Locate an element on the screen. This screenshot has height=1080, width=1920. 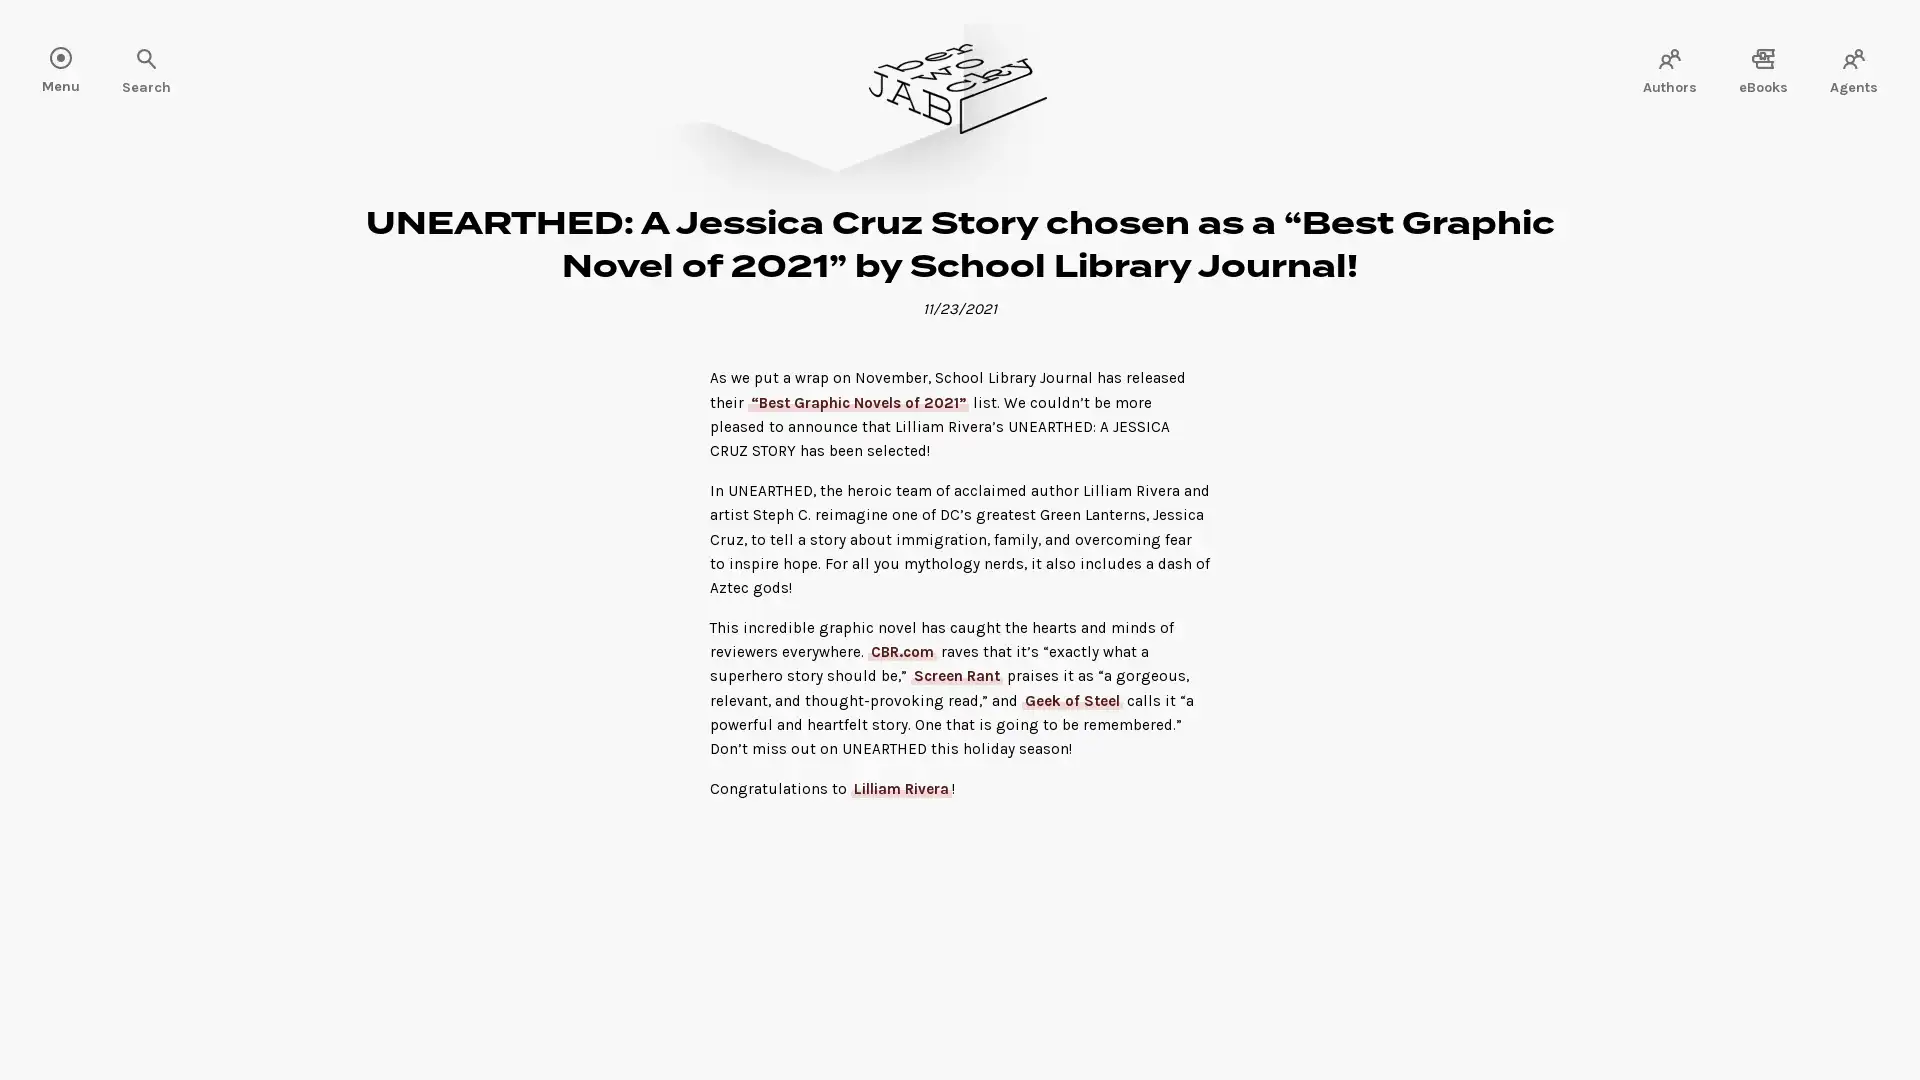
Search is located at coordinates (80, 60).